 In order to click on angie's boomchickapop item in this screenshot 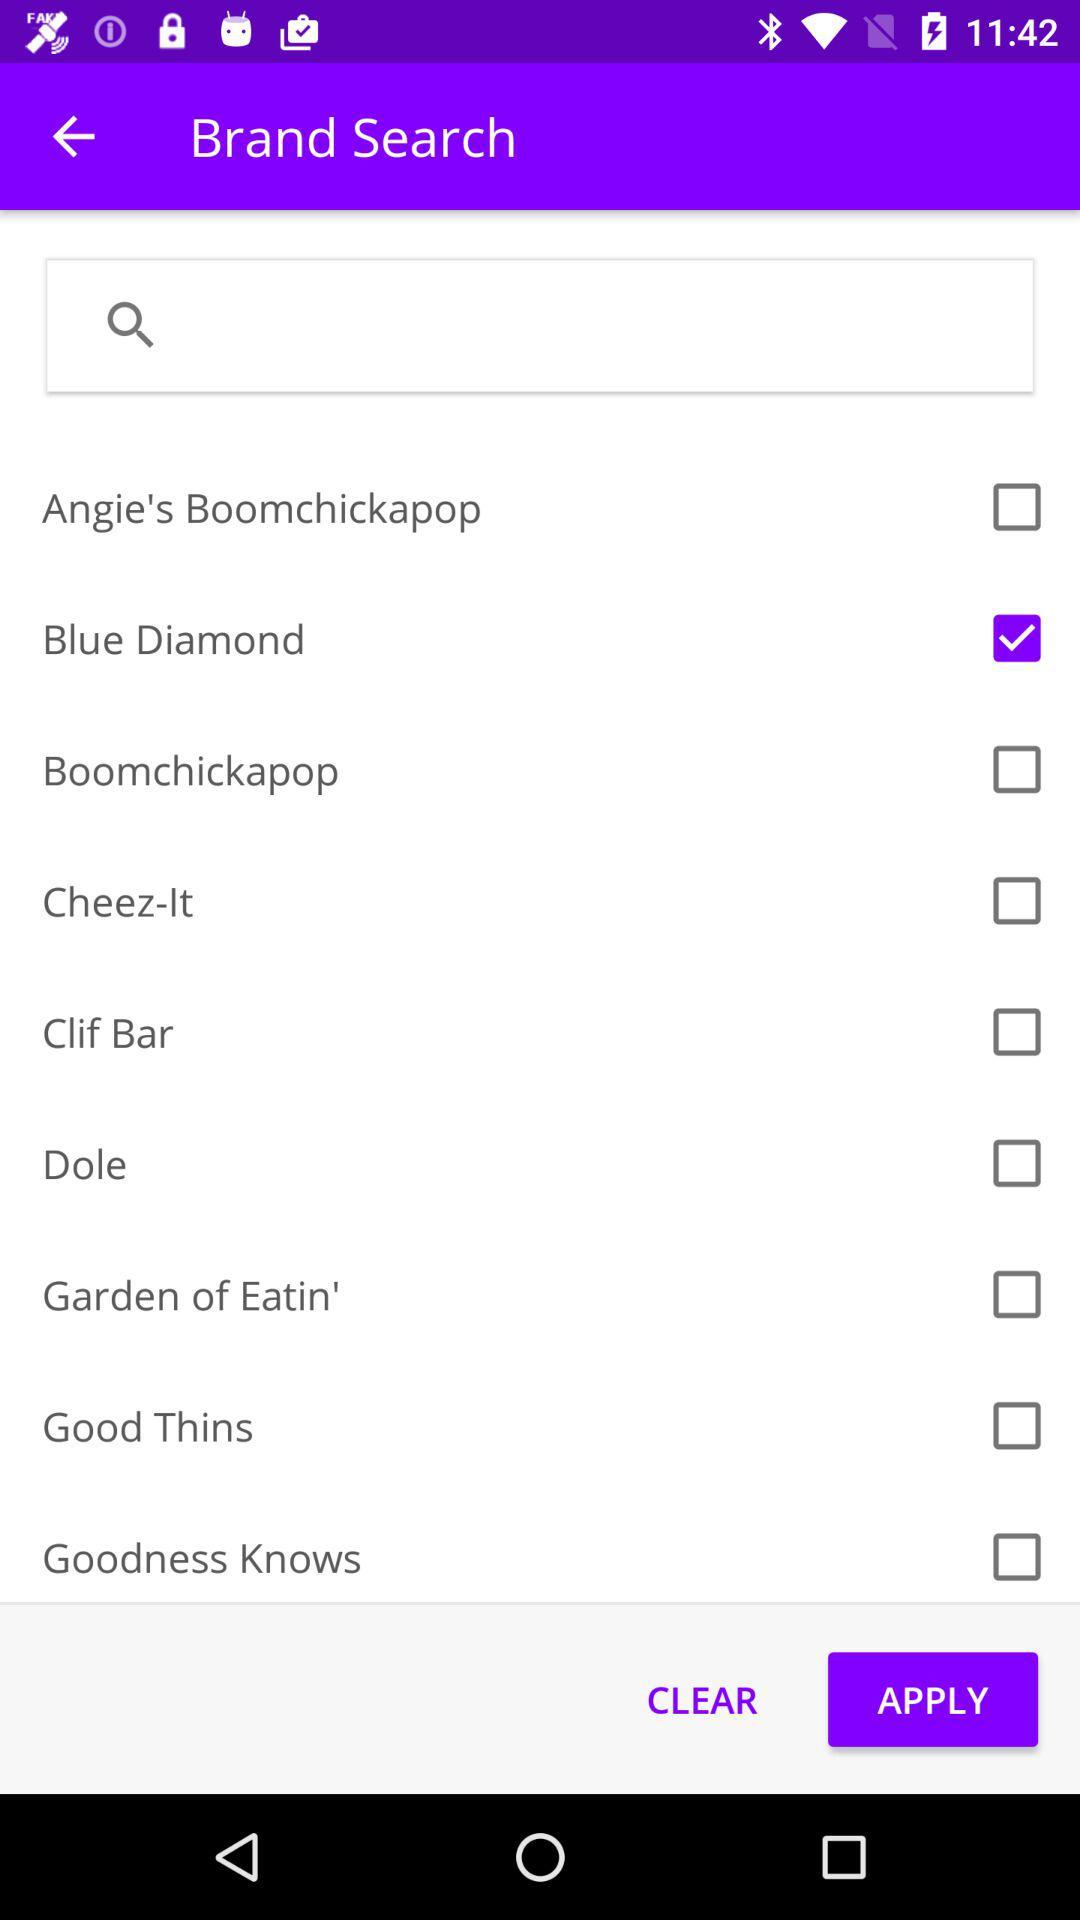, I will do `click(507, 507)`.